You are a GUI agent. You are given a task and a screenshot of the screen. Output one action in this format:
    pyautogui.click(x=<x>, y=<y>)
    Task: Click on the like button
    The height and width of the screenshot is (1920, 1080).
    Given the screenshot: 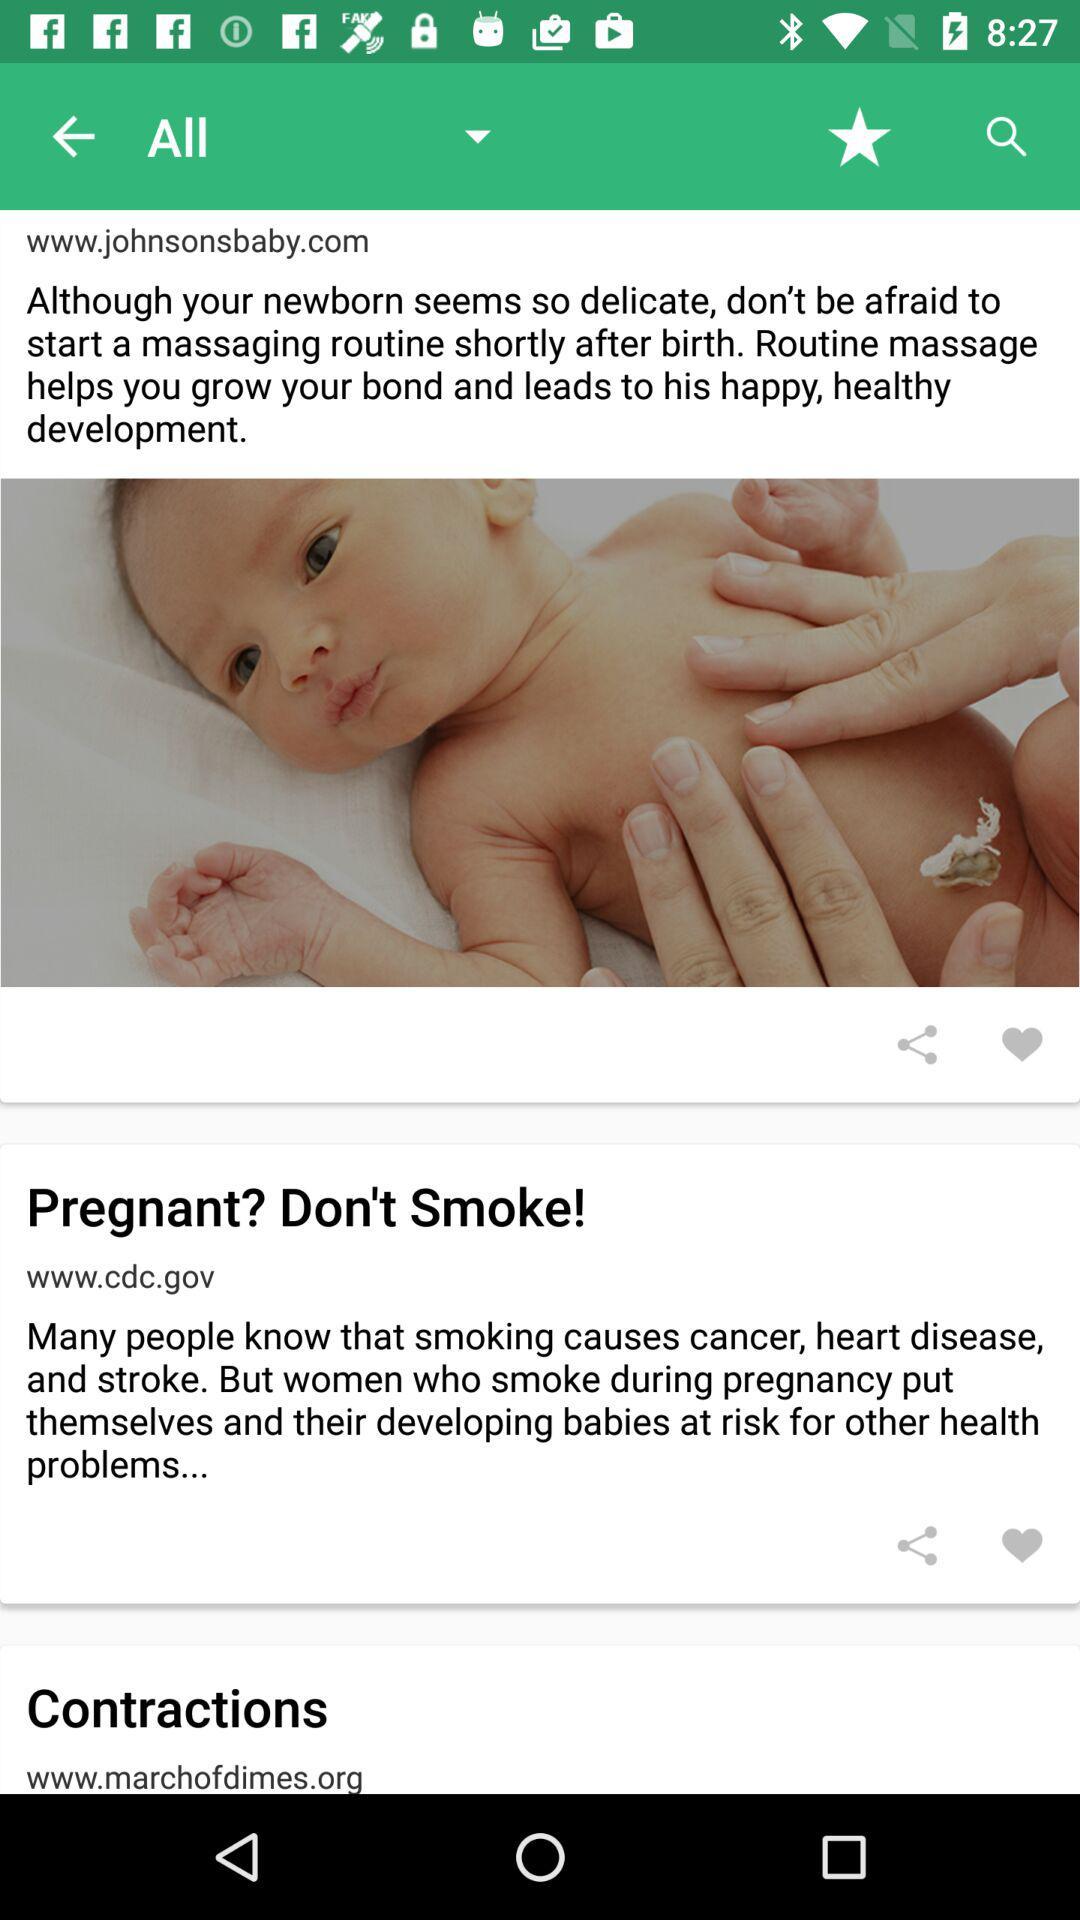 What is the action you would take?
    pyautogui.click(x=1022, y=1043)
    